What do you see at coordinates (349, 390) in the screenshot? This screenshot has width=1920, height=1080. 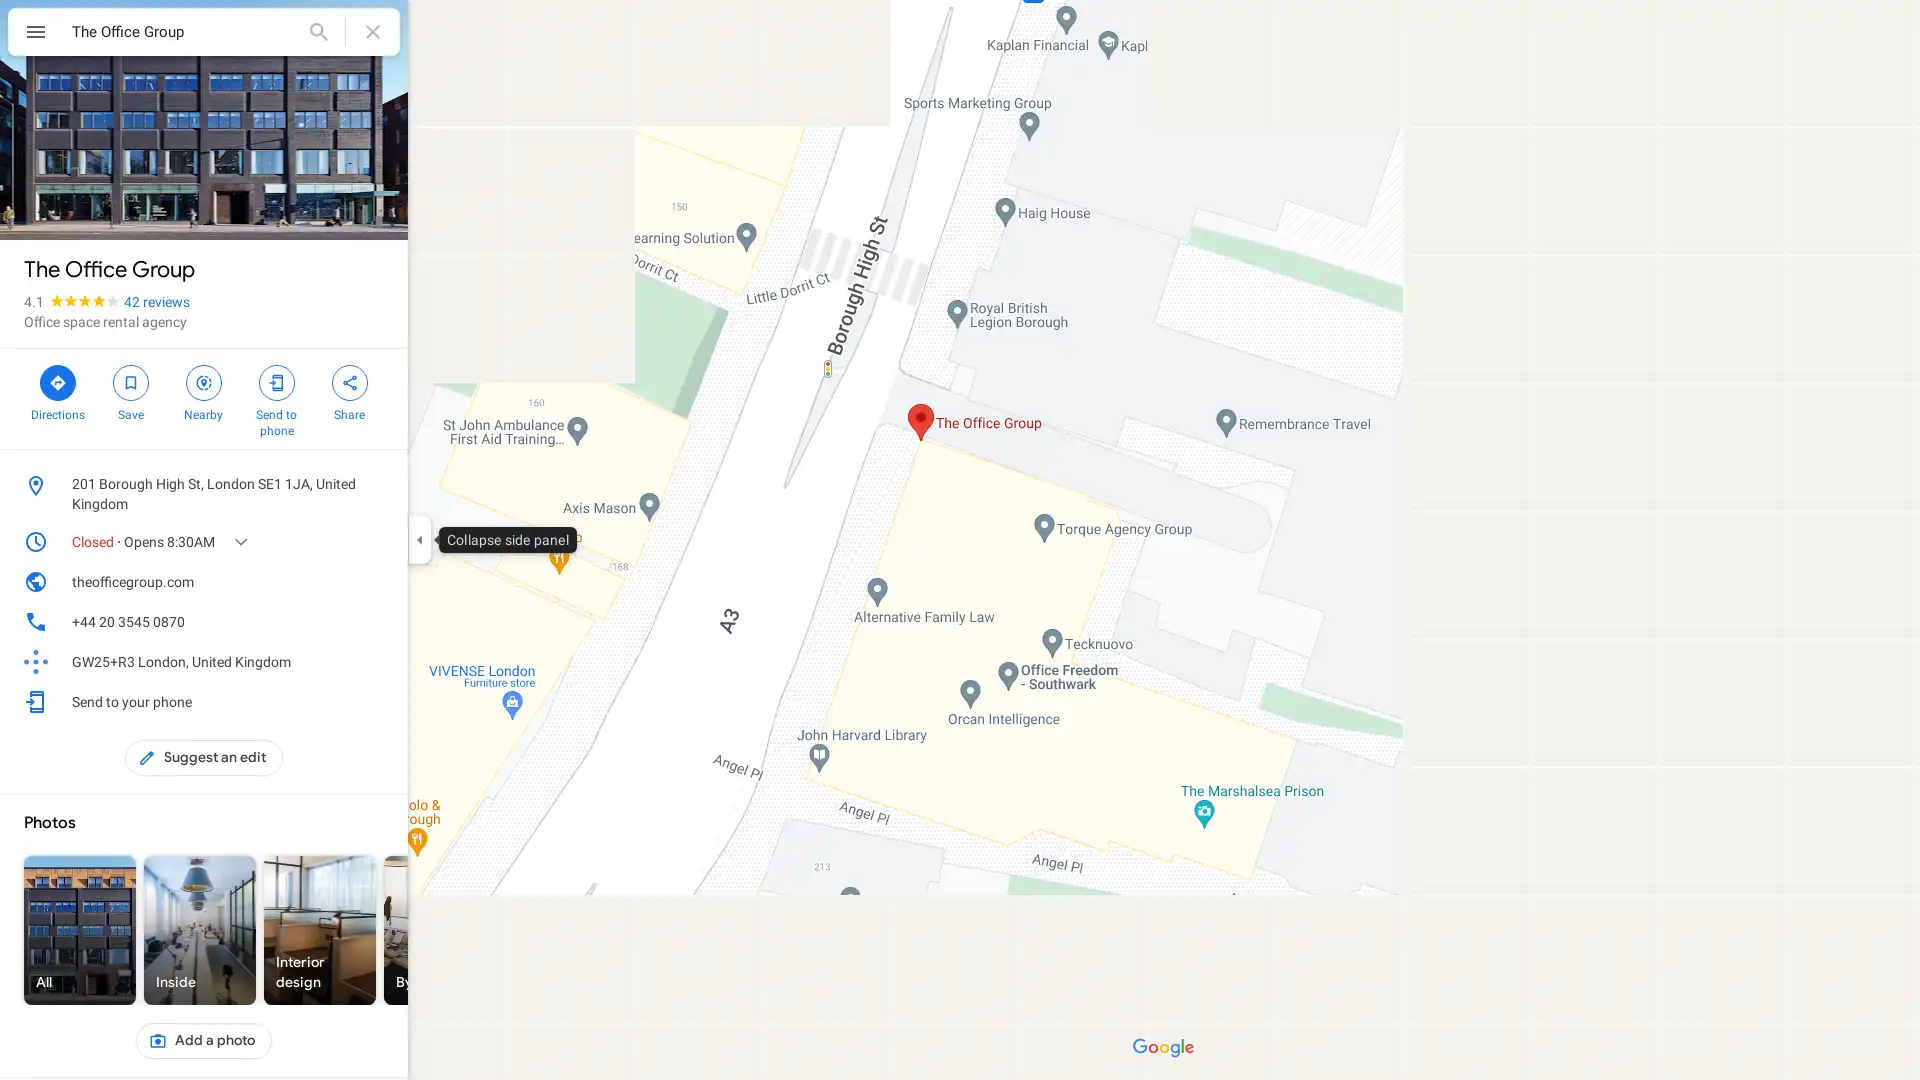 I see `Share The Office Group` at bounding box center [349, 390].